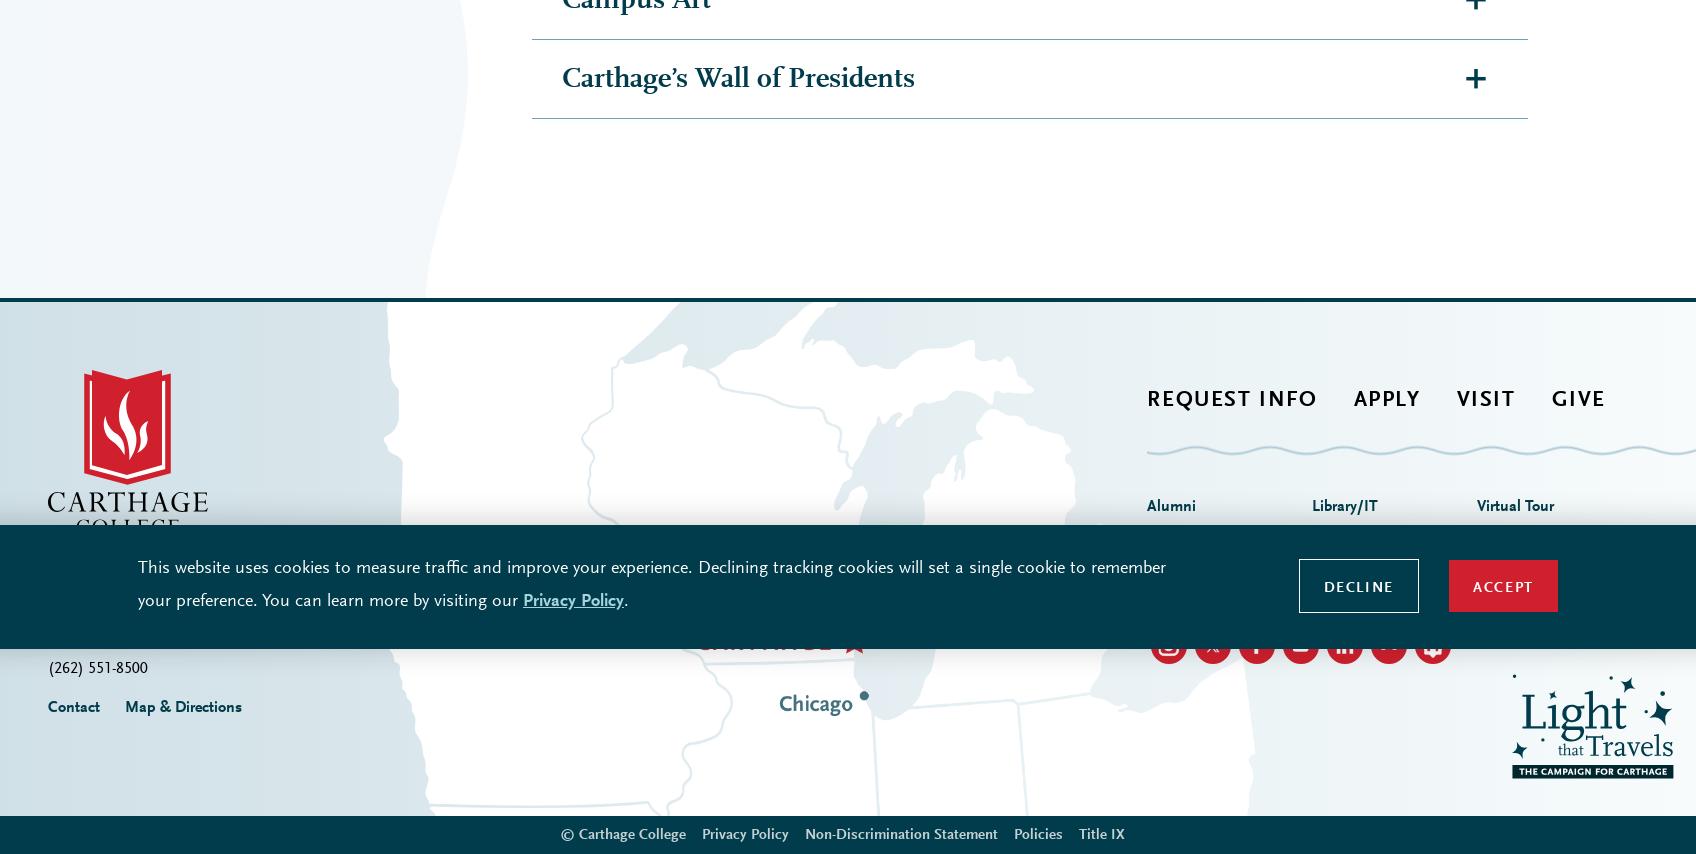 Image resolution: width=1696 pixels, height=854 pixels. Describe the element at coordinates (111, 283) in the screenshot. I see `'Kenosha, WI 53140'` at that location.